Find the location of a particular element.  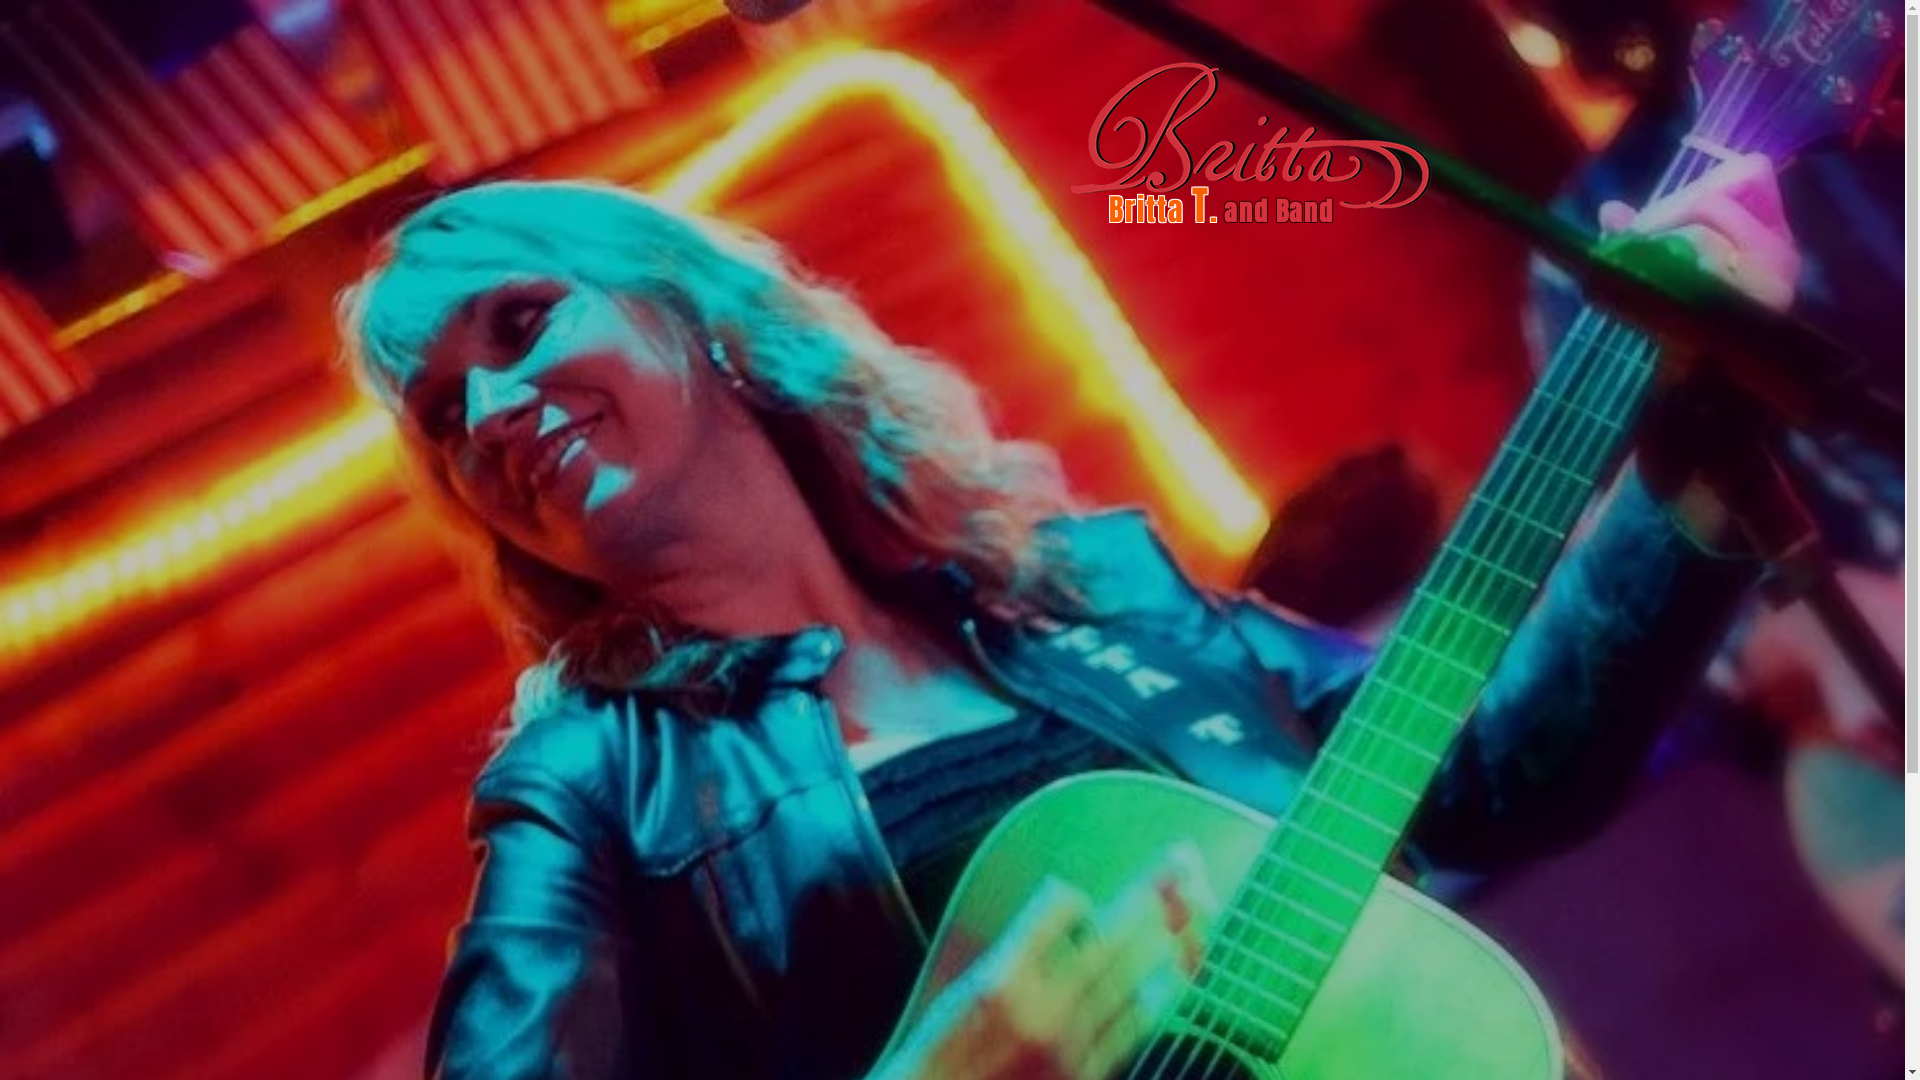

' ' is located at coordinates (1219, 212).